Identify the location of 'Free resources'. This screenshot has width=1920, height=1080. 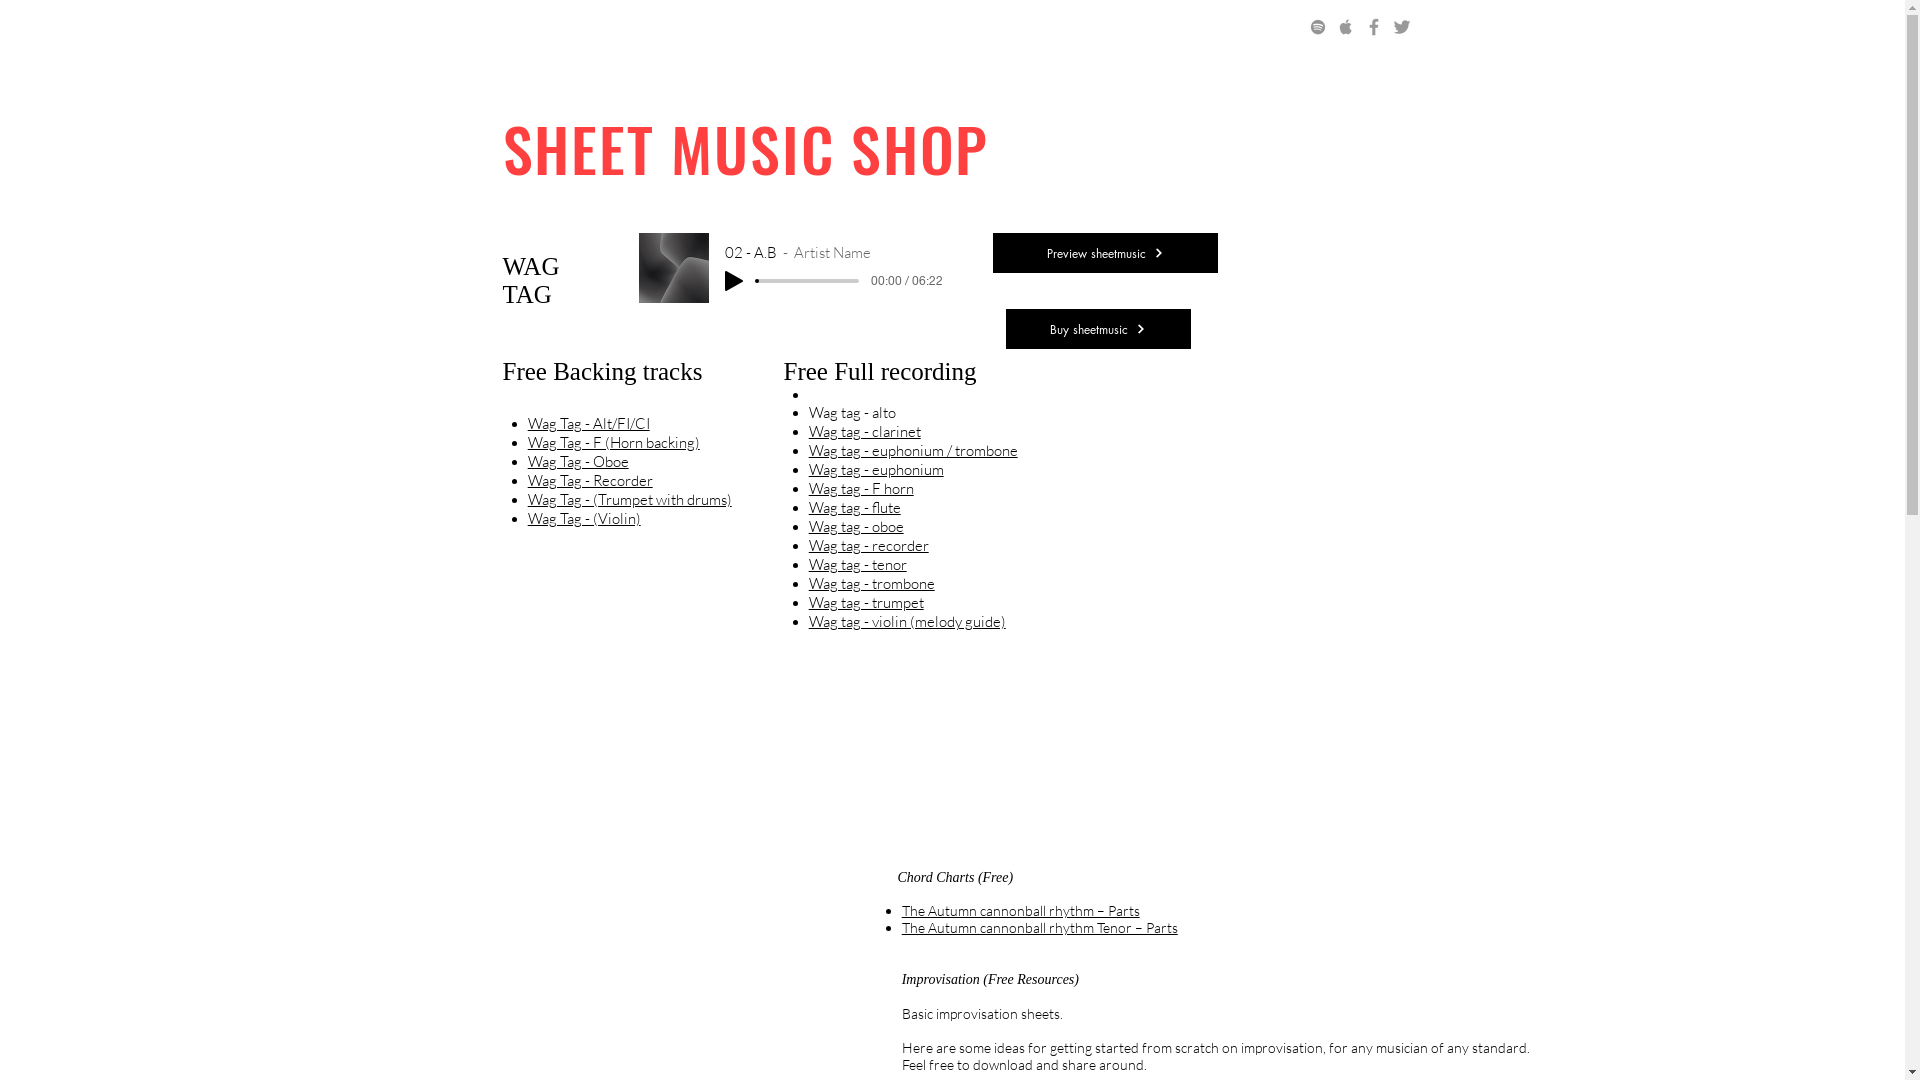
(900, 29).